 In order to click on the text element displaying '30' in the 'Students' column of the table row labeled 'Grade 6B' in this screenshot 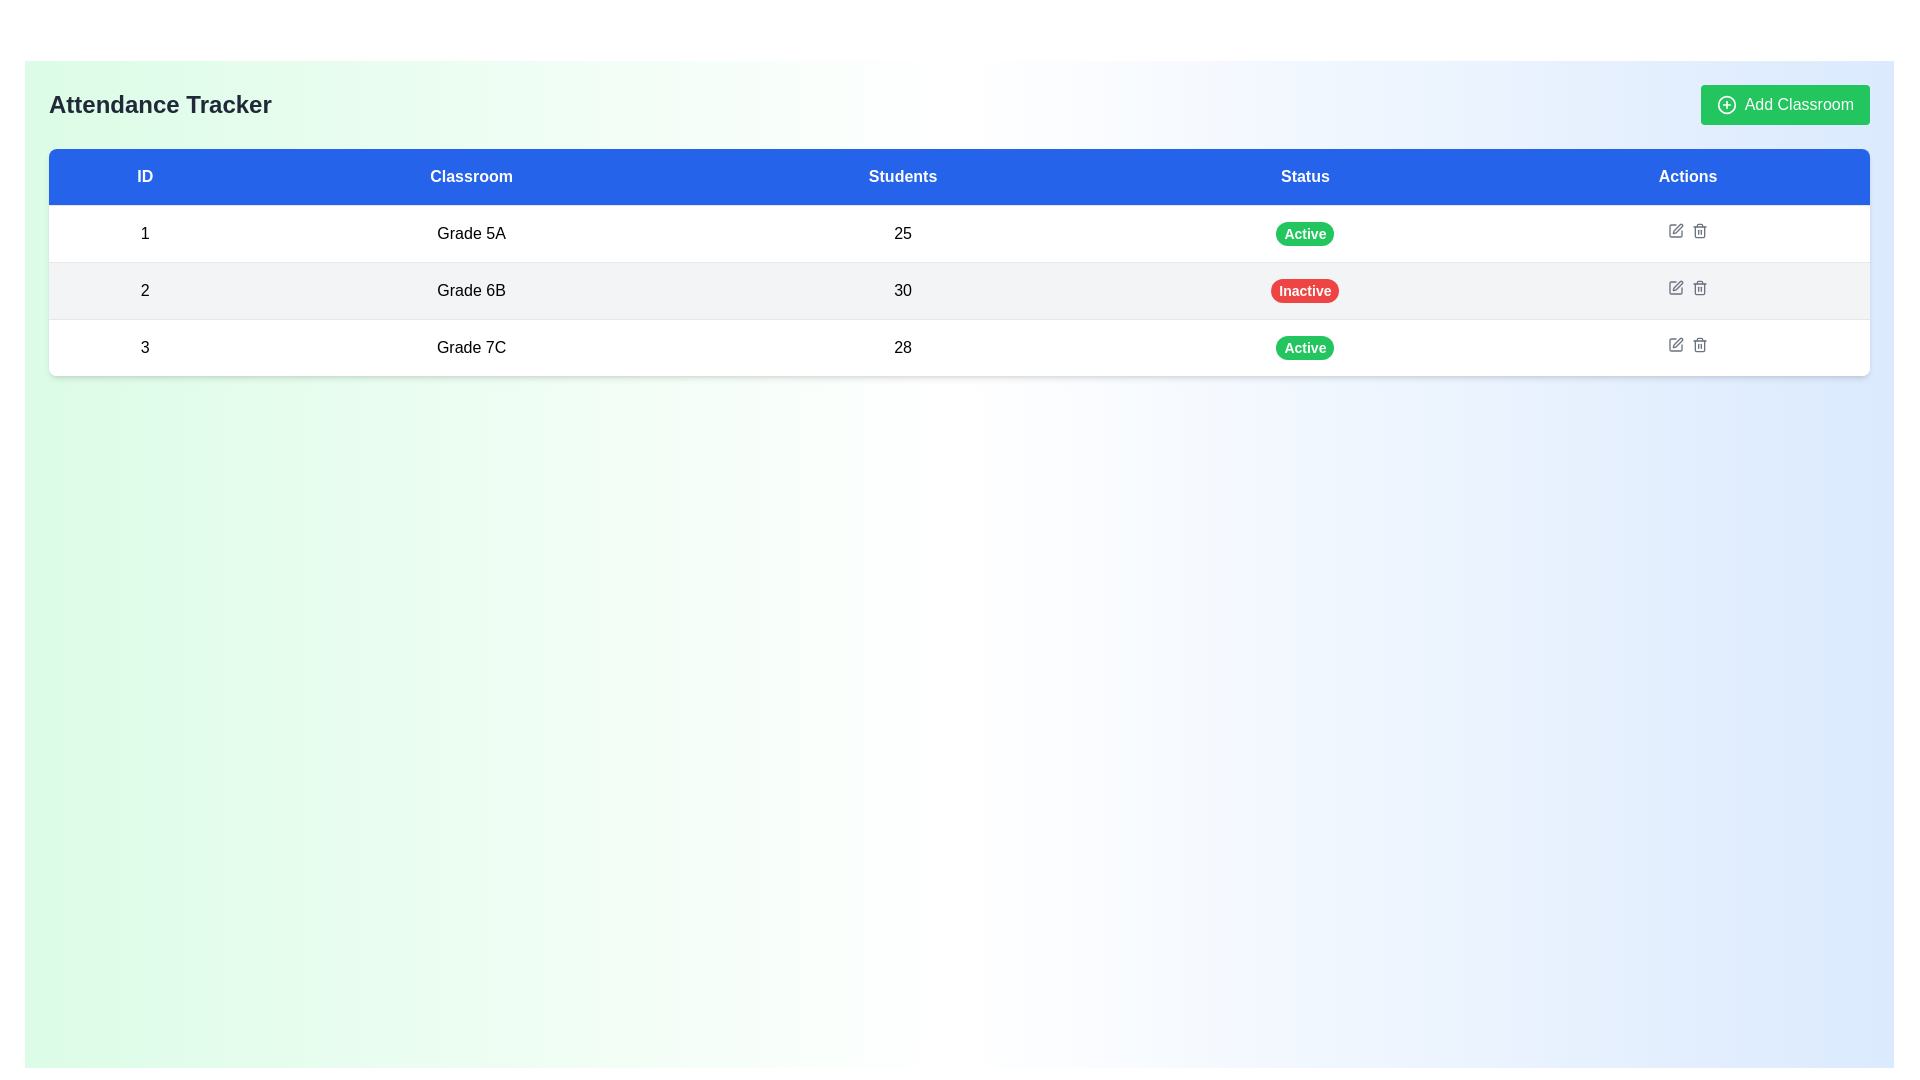, I will do `click(902, 290)`.